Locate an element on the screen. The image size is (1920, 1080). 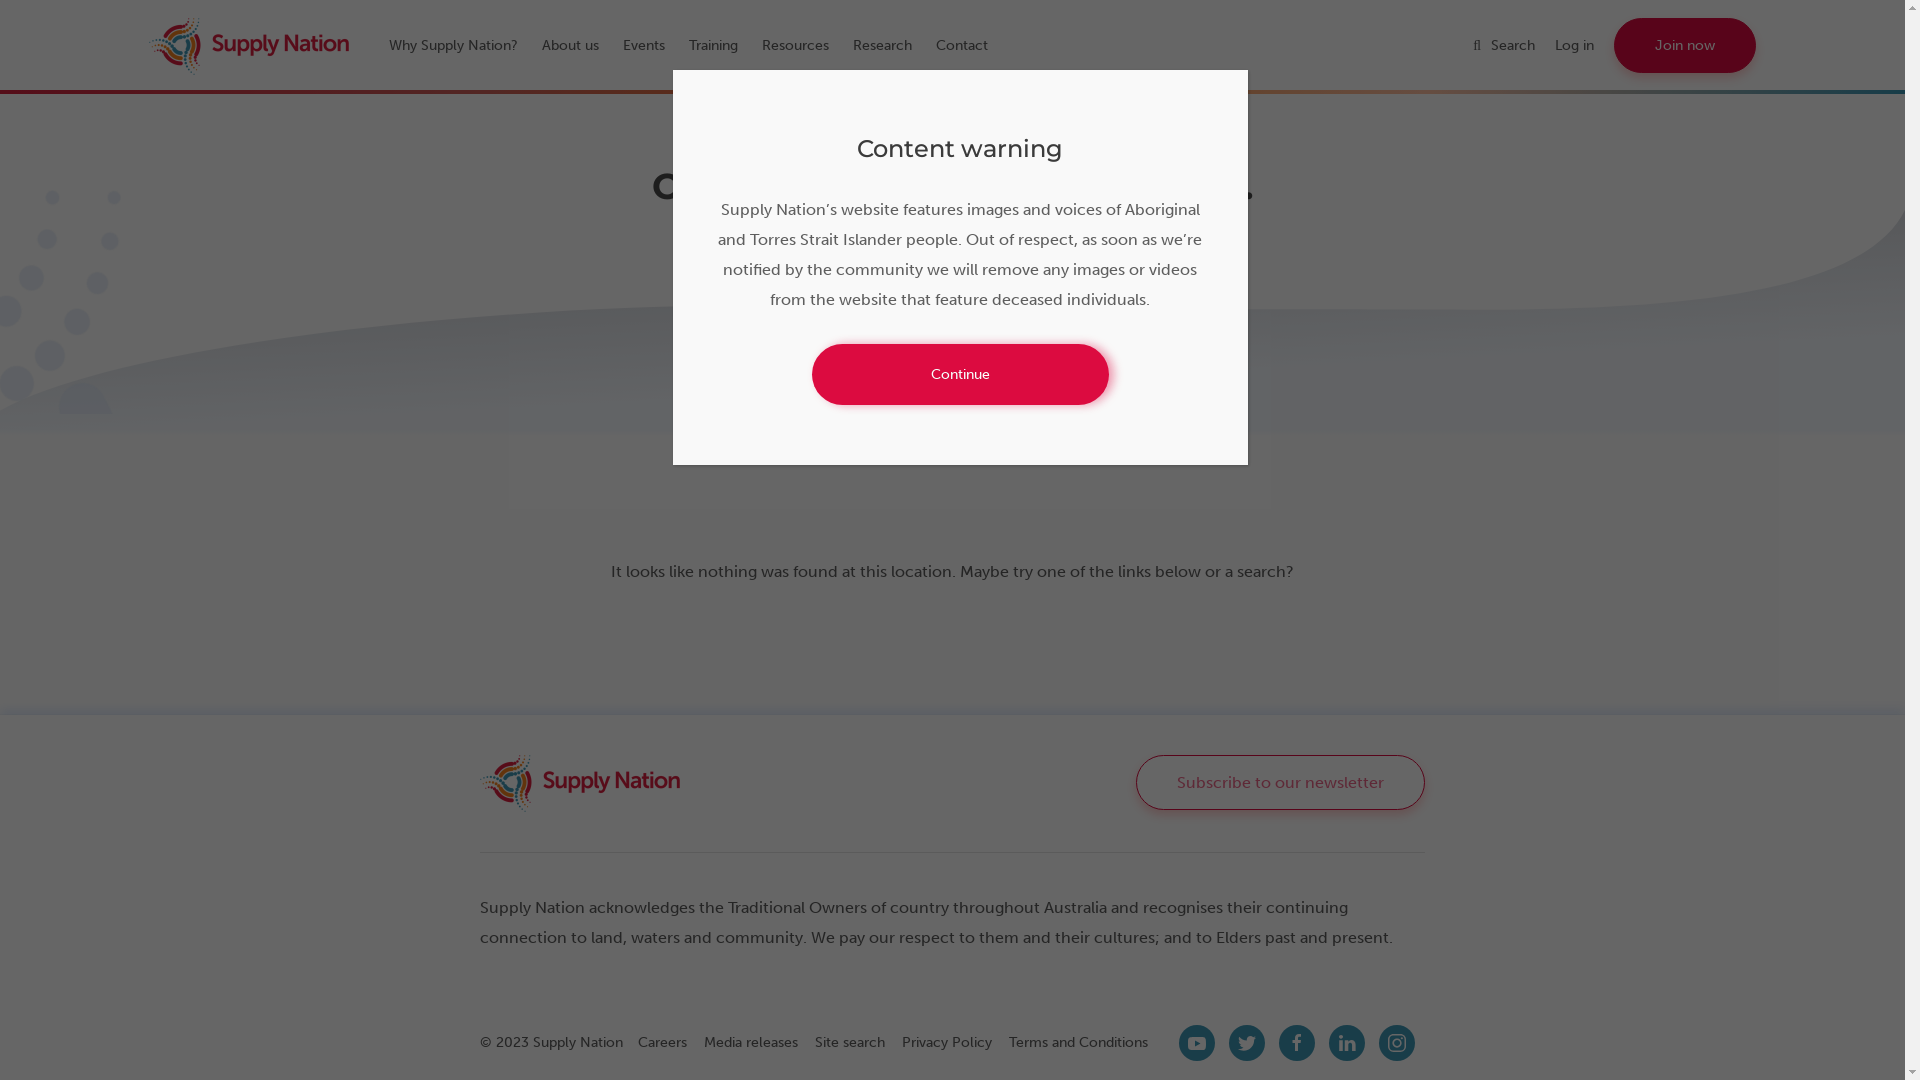
'Continue' is located at coordinates (960, 374).